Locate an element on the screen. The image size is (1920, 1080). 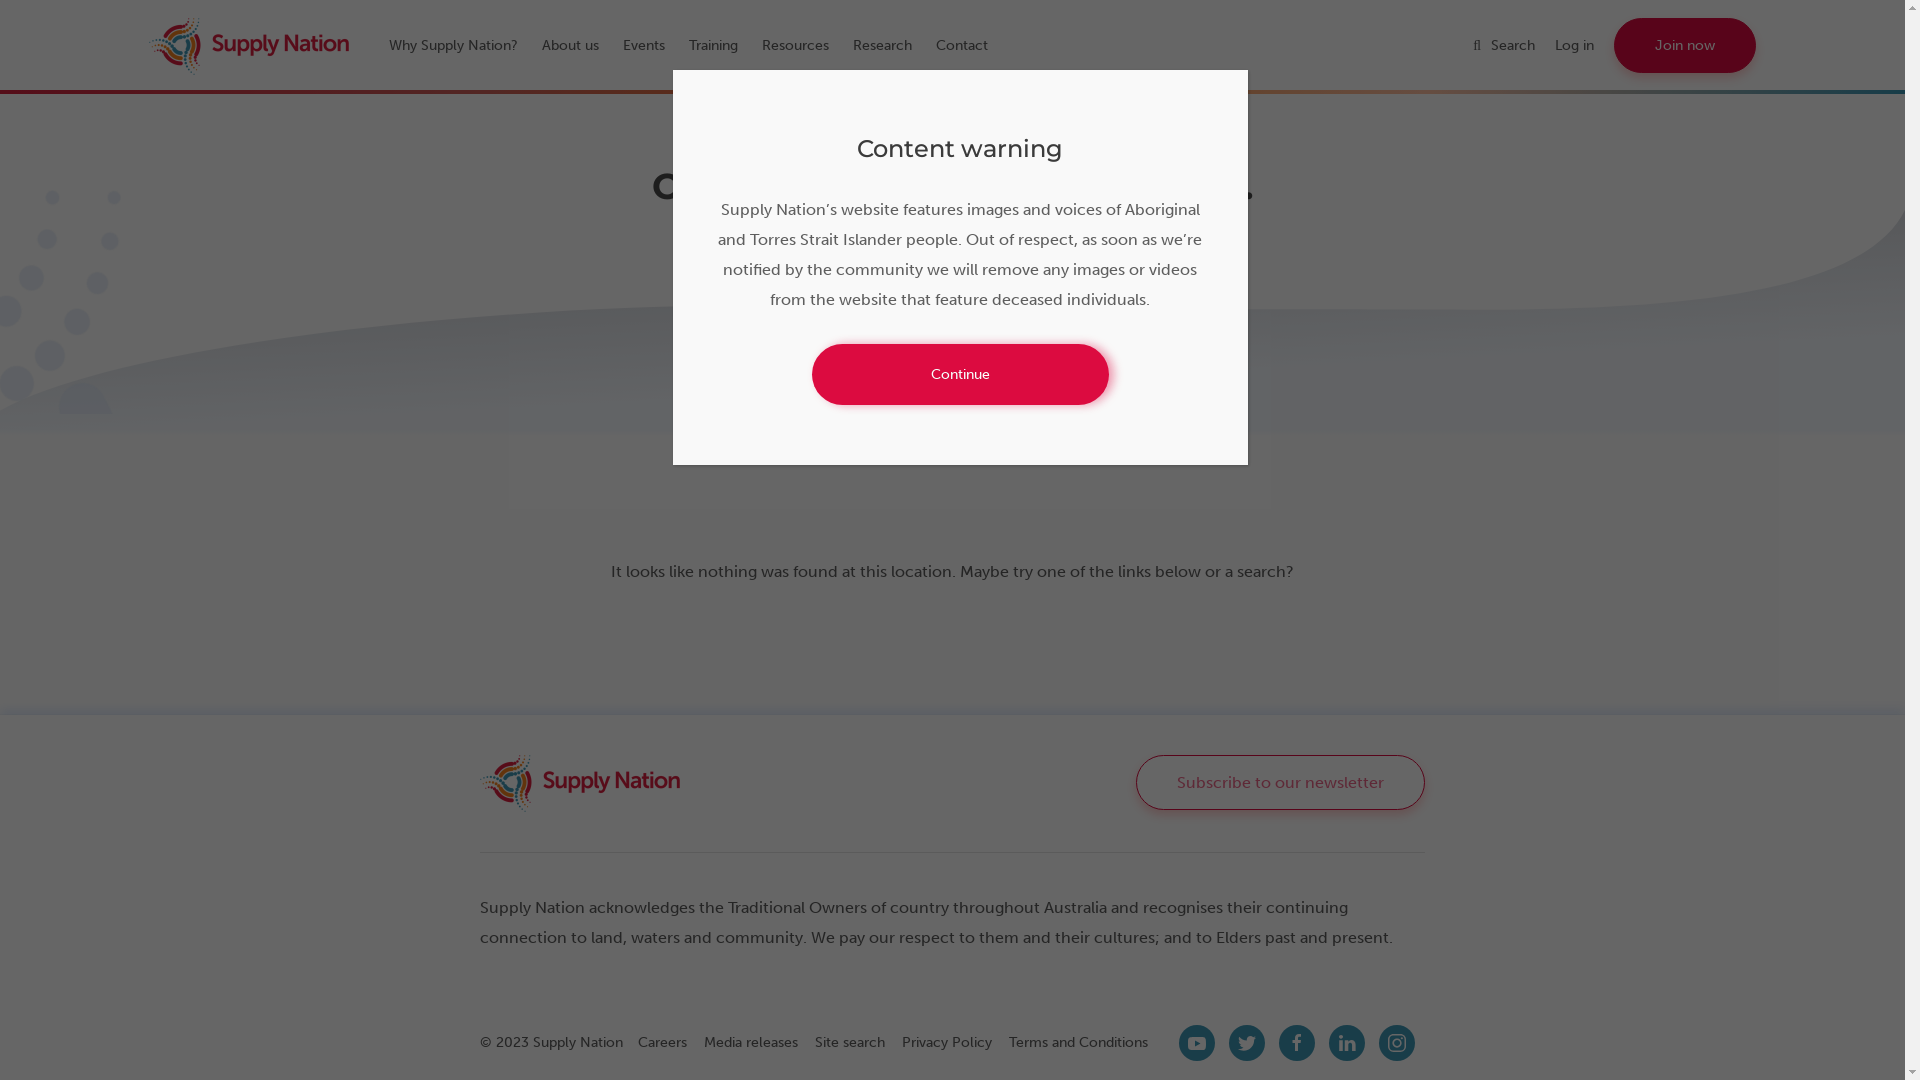
'Continue' is located at coordinates (960, 374).